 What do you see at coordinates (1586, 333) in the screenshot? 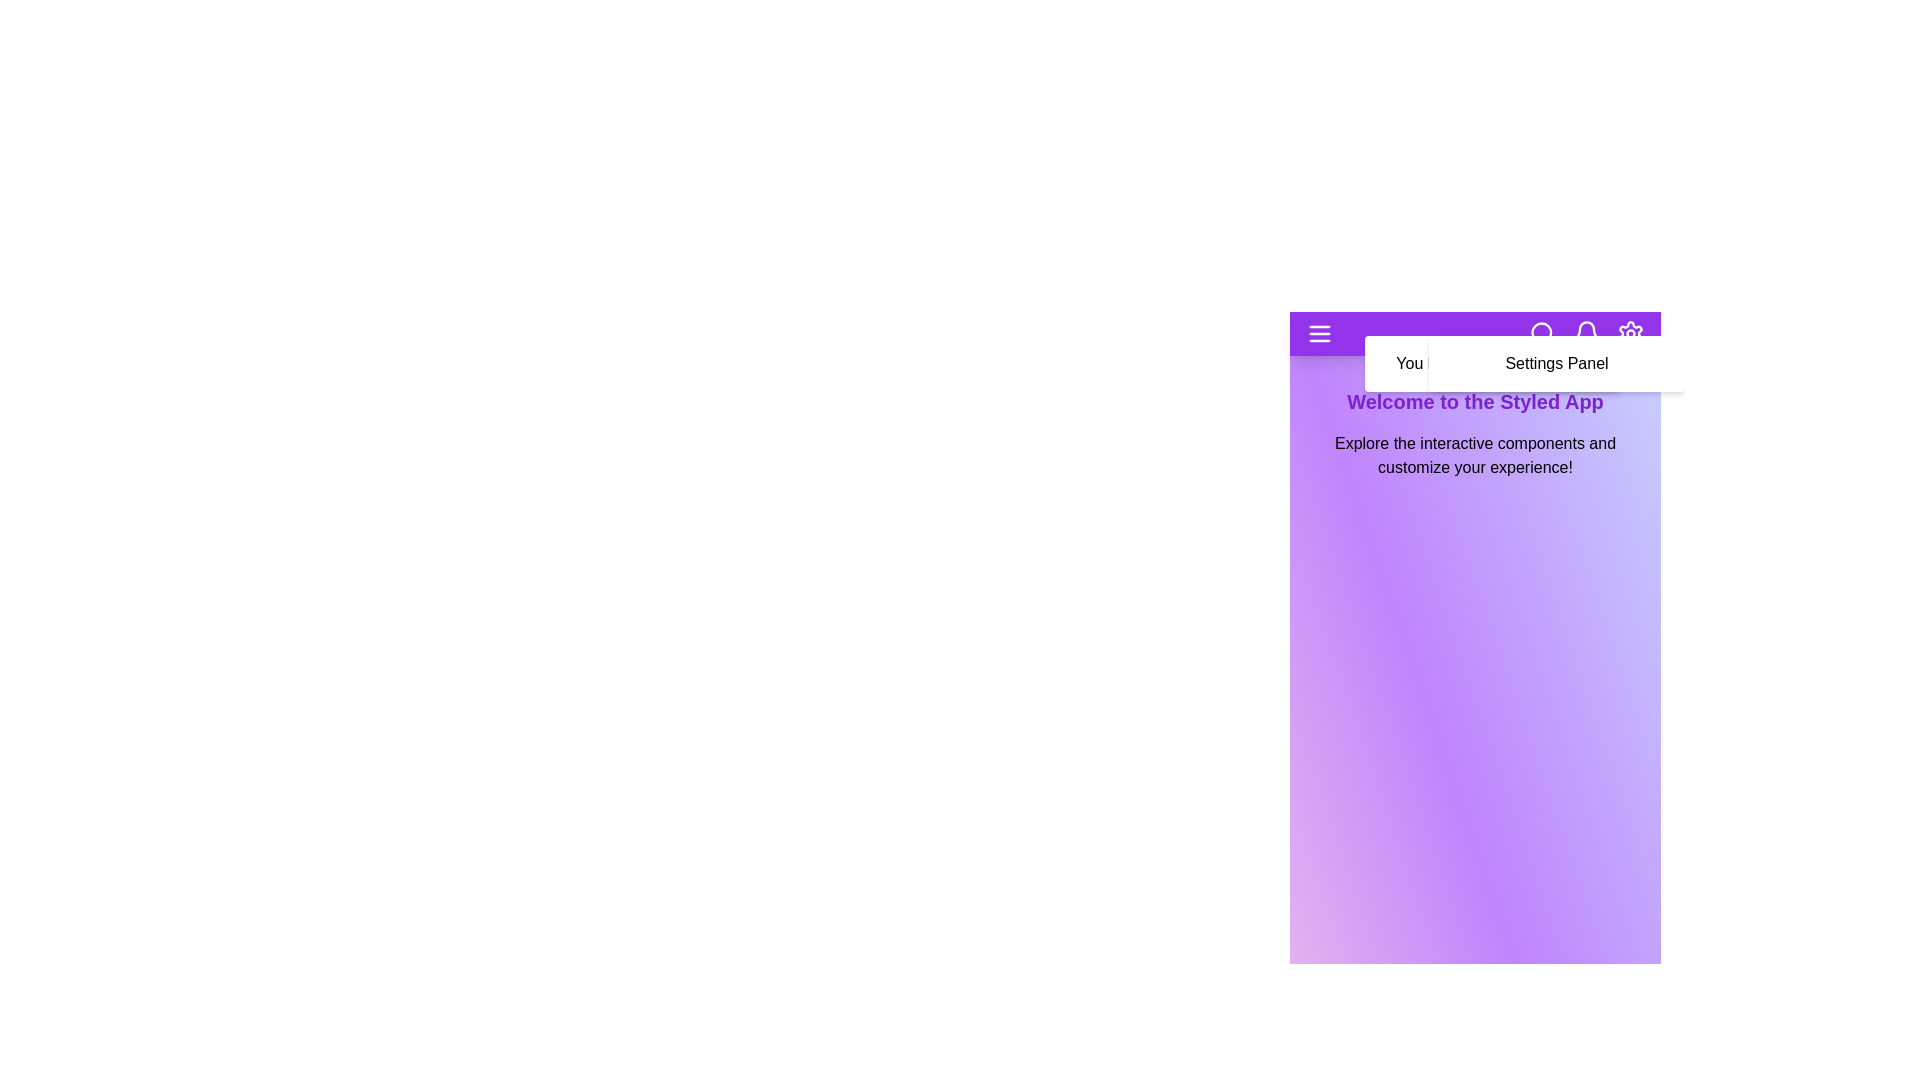
I see `the bell icon to toggle the notifications panel` at bounding box center [1586, 333].